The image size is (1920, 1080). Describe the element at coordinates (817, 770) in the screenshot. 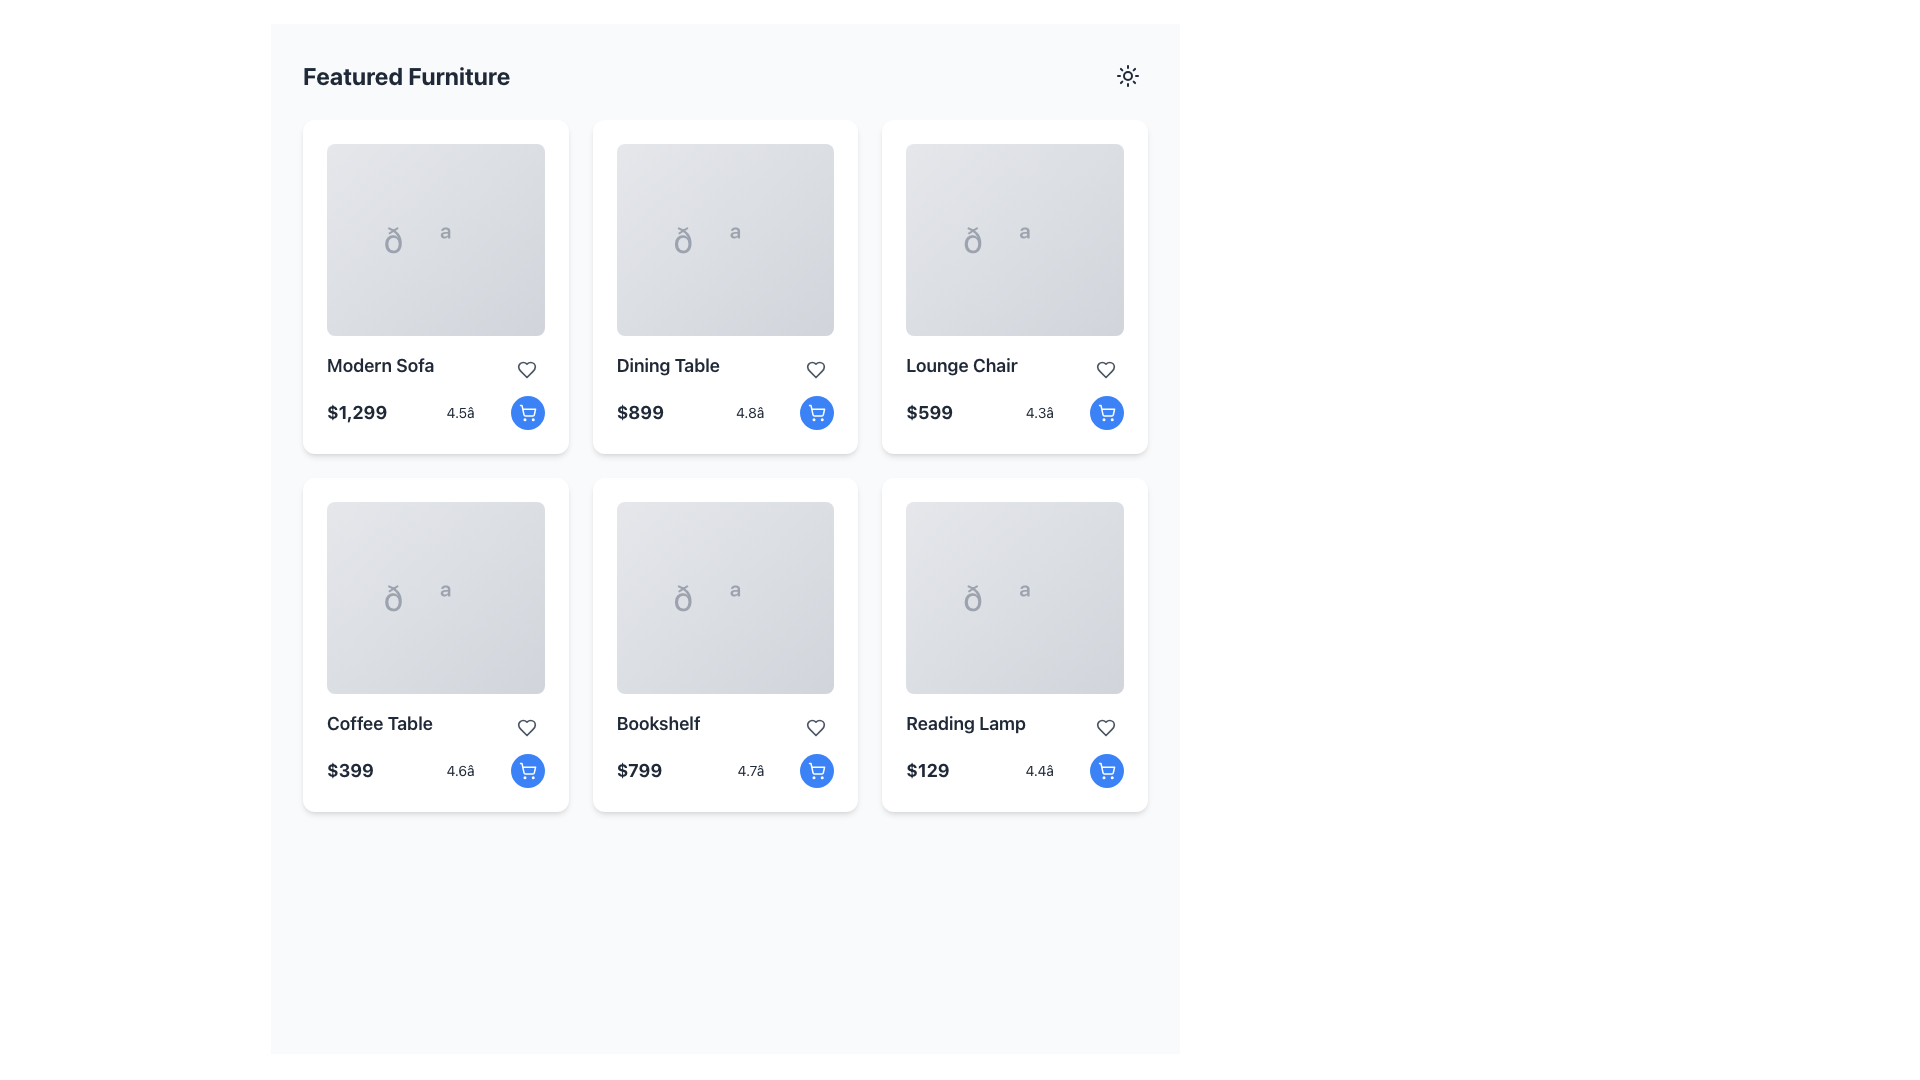

I see `the shopping cart icon button with a white outline on a blue circular background located in the bottom right corner of the 'Bookshelf' card in the 'Featured Furniture' grid` at that location.